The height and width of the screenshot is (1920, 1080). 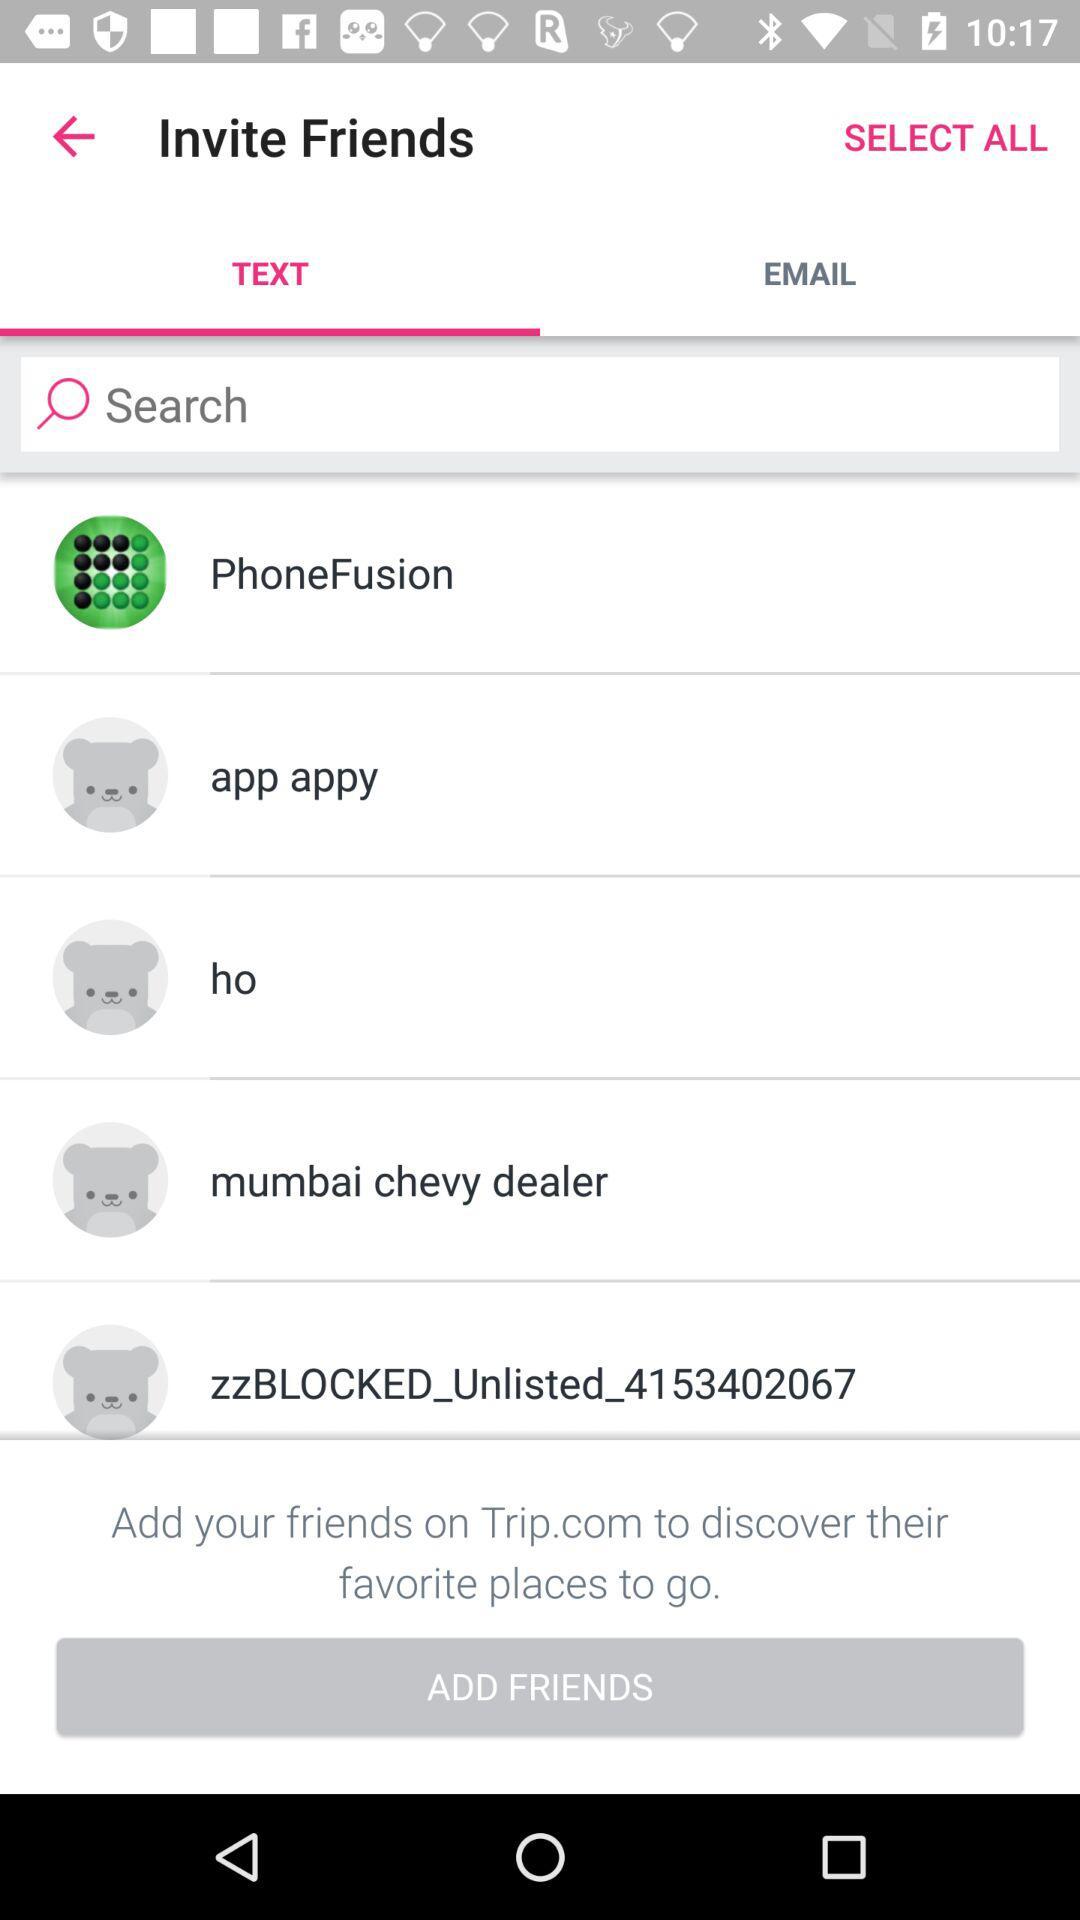 What do you see at coordinates (617, 571) in the screenshot?
I see `the phonefusion` at bounding box center [617, 571].